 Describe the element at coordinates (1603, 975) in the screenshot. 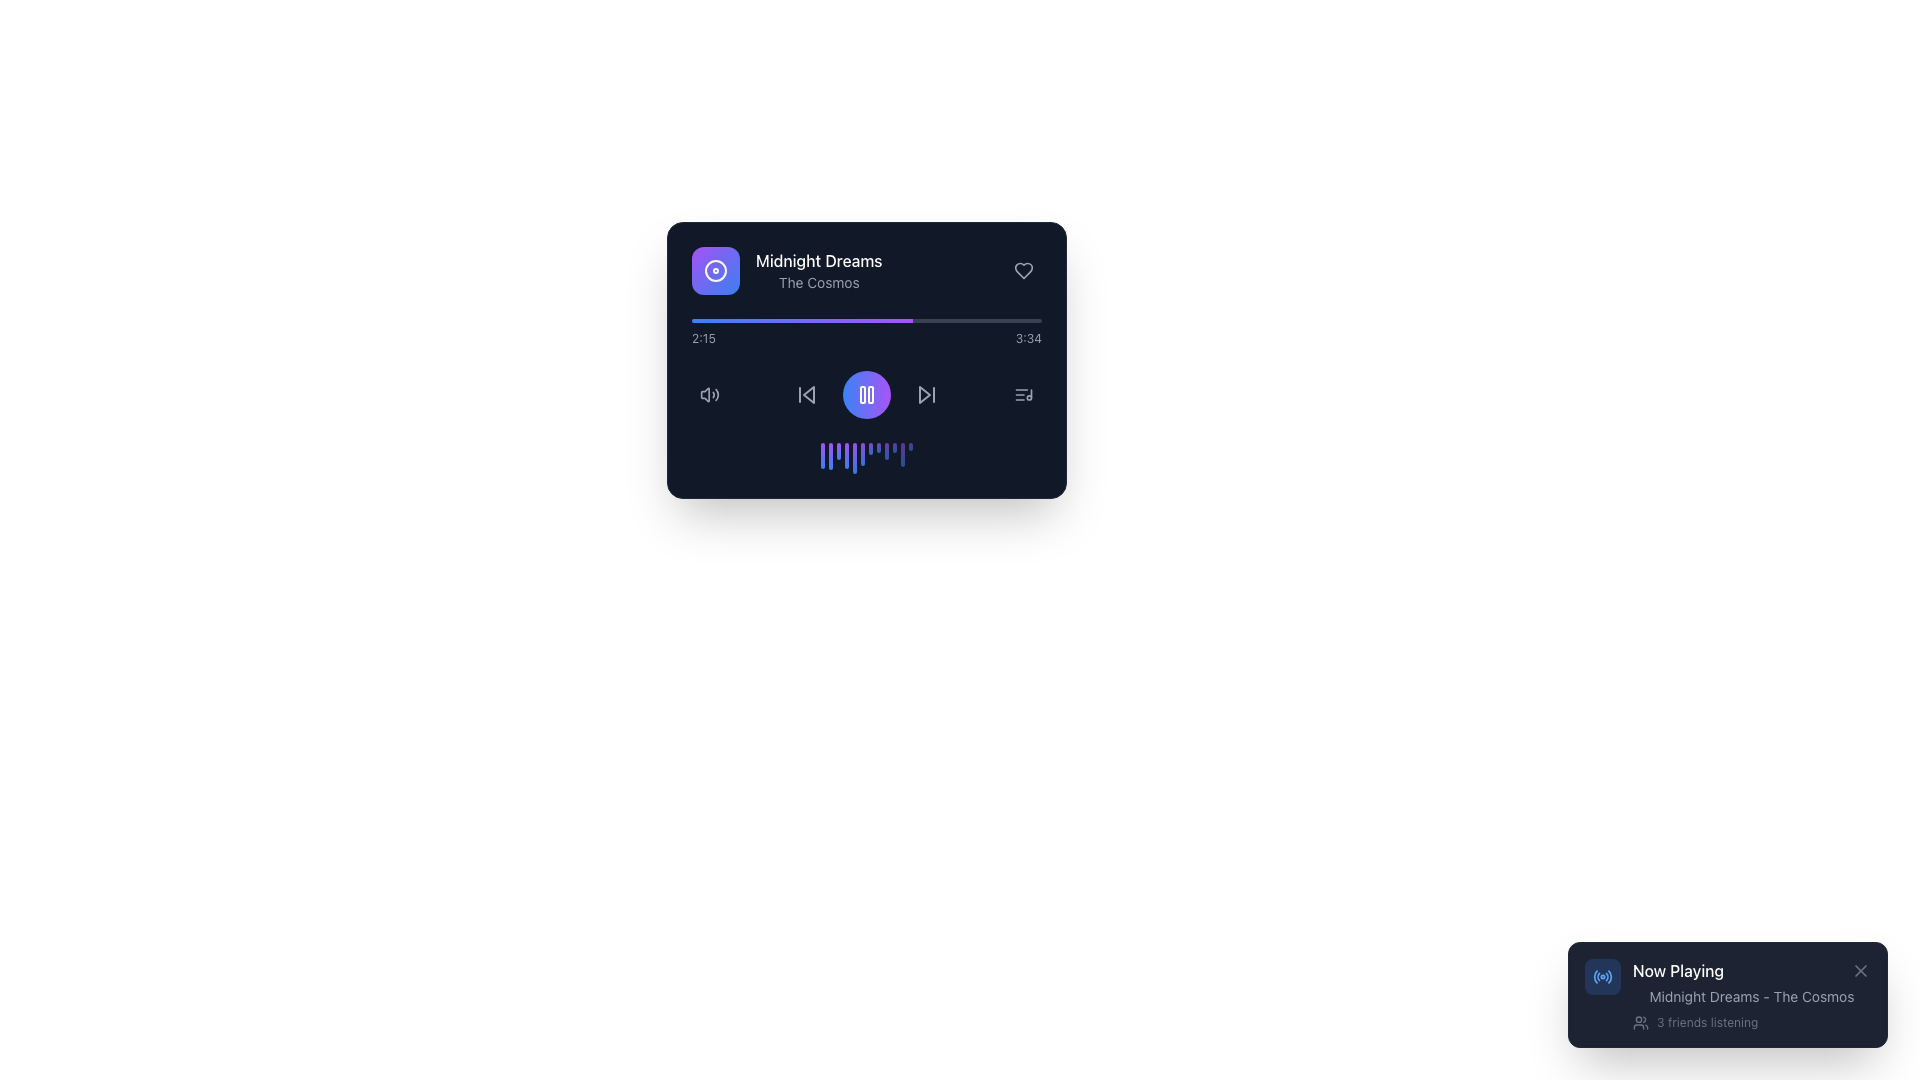

I see `the status icon representing the 'Now Playing' feature located in the lower-right corner of the interface, to the left of the 'Now Playing' text` at that location.